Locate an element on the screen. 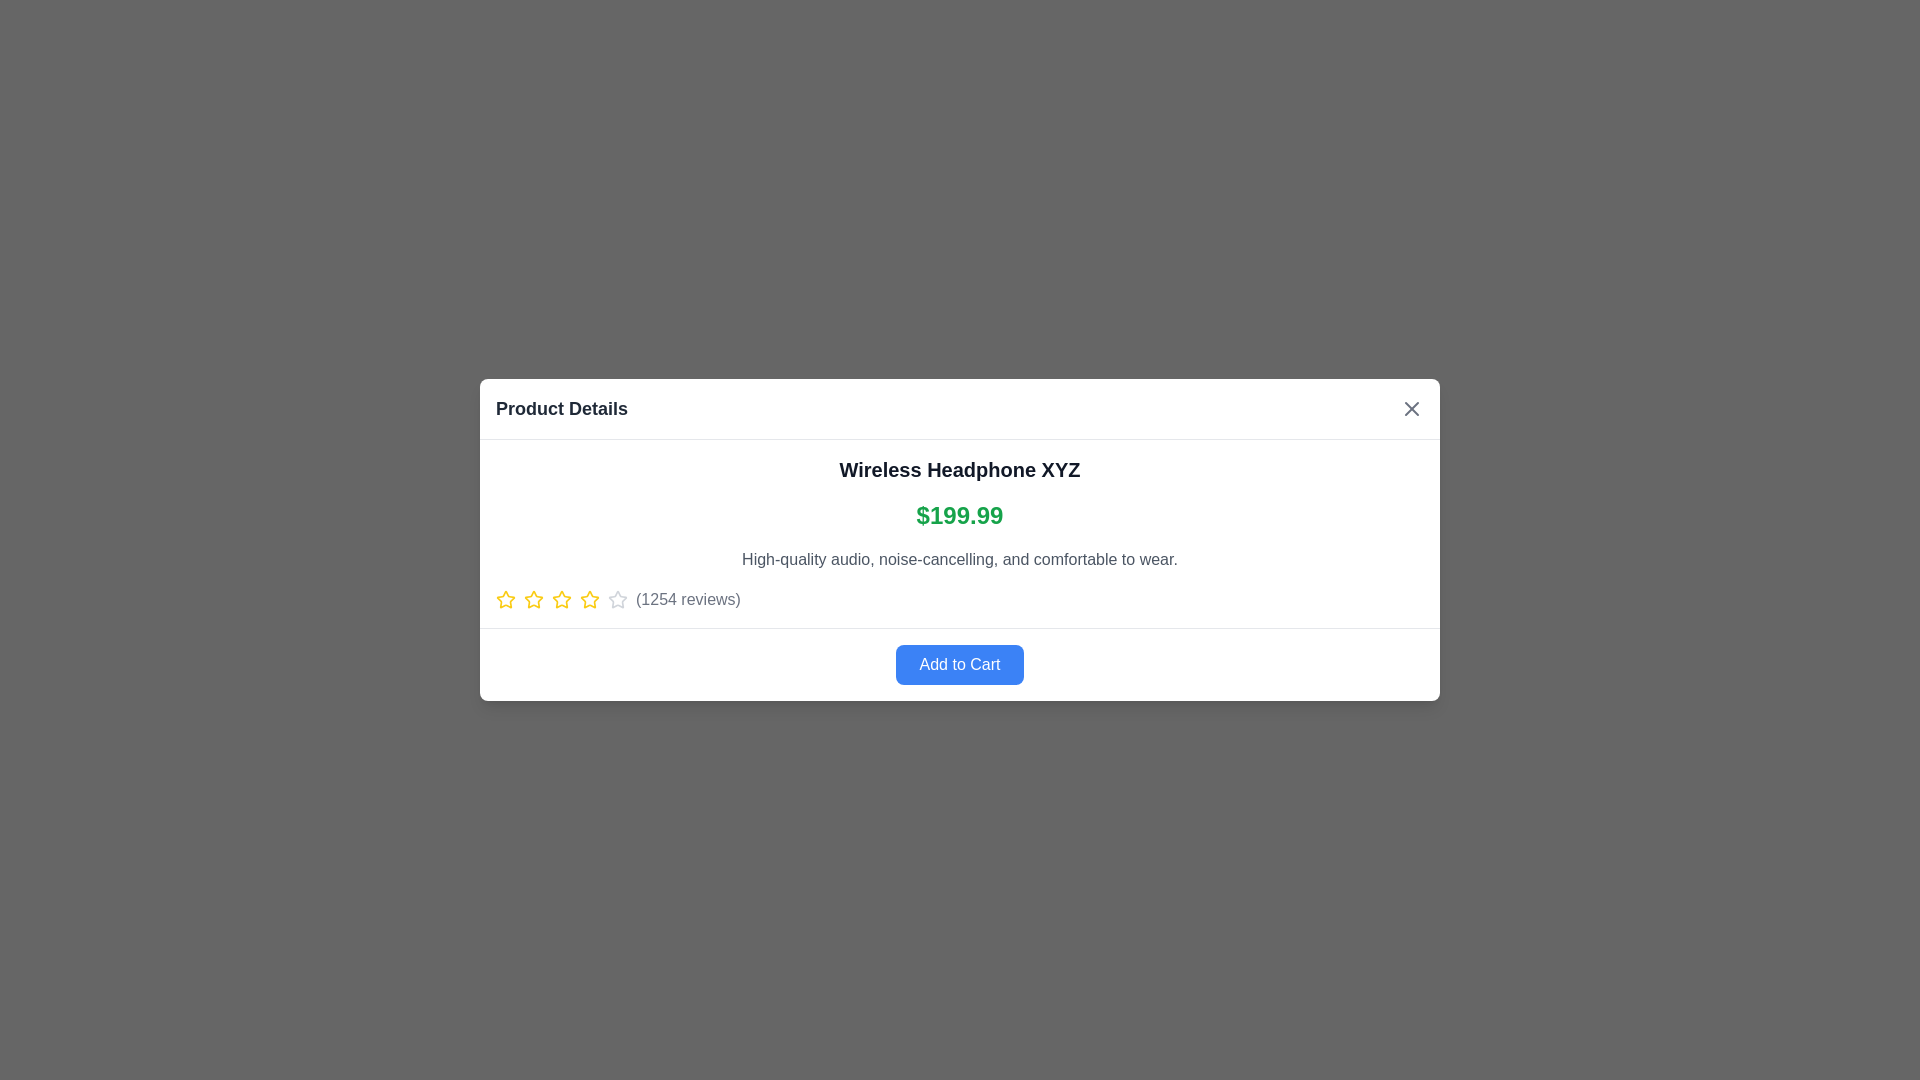 The height and width of the screenshot is (1080, 1920). the 'Add to Cart' button located at the lower central region of the product card is located at coordinates (960, 663).